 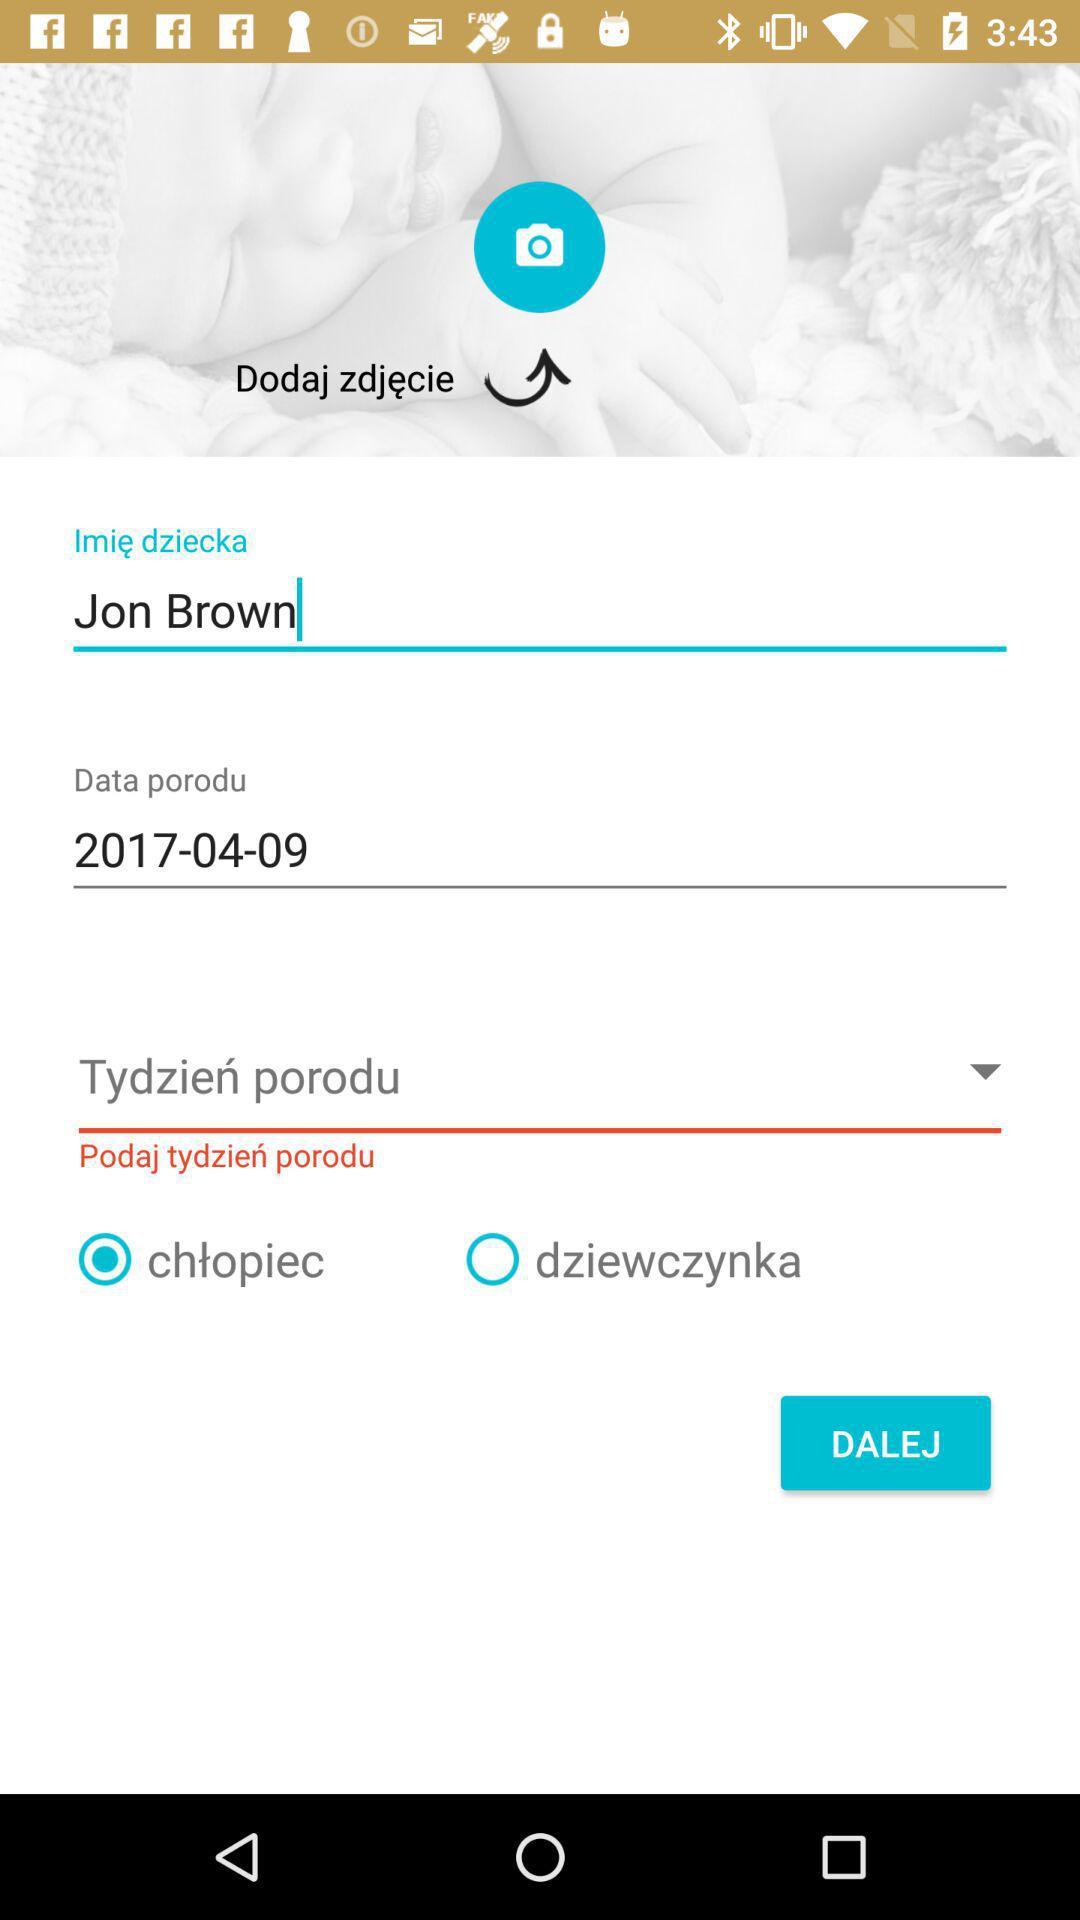 What do you see at coordinates (538, 246) in the screenshot?
I see `take a photo` at bounding box center [538, 246].